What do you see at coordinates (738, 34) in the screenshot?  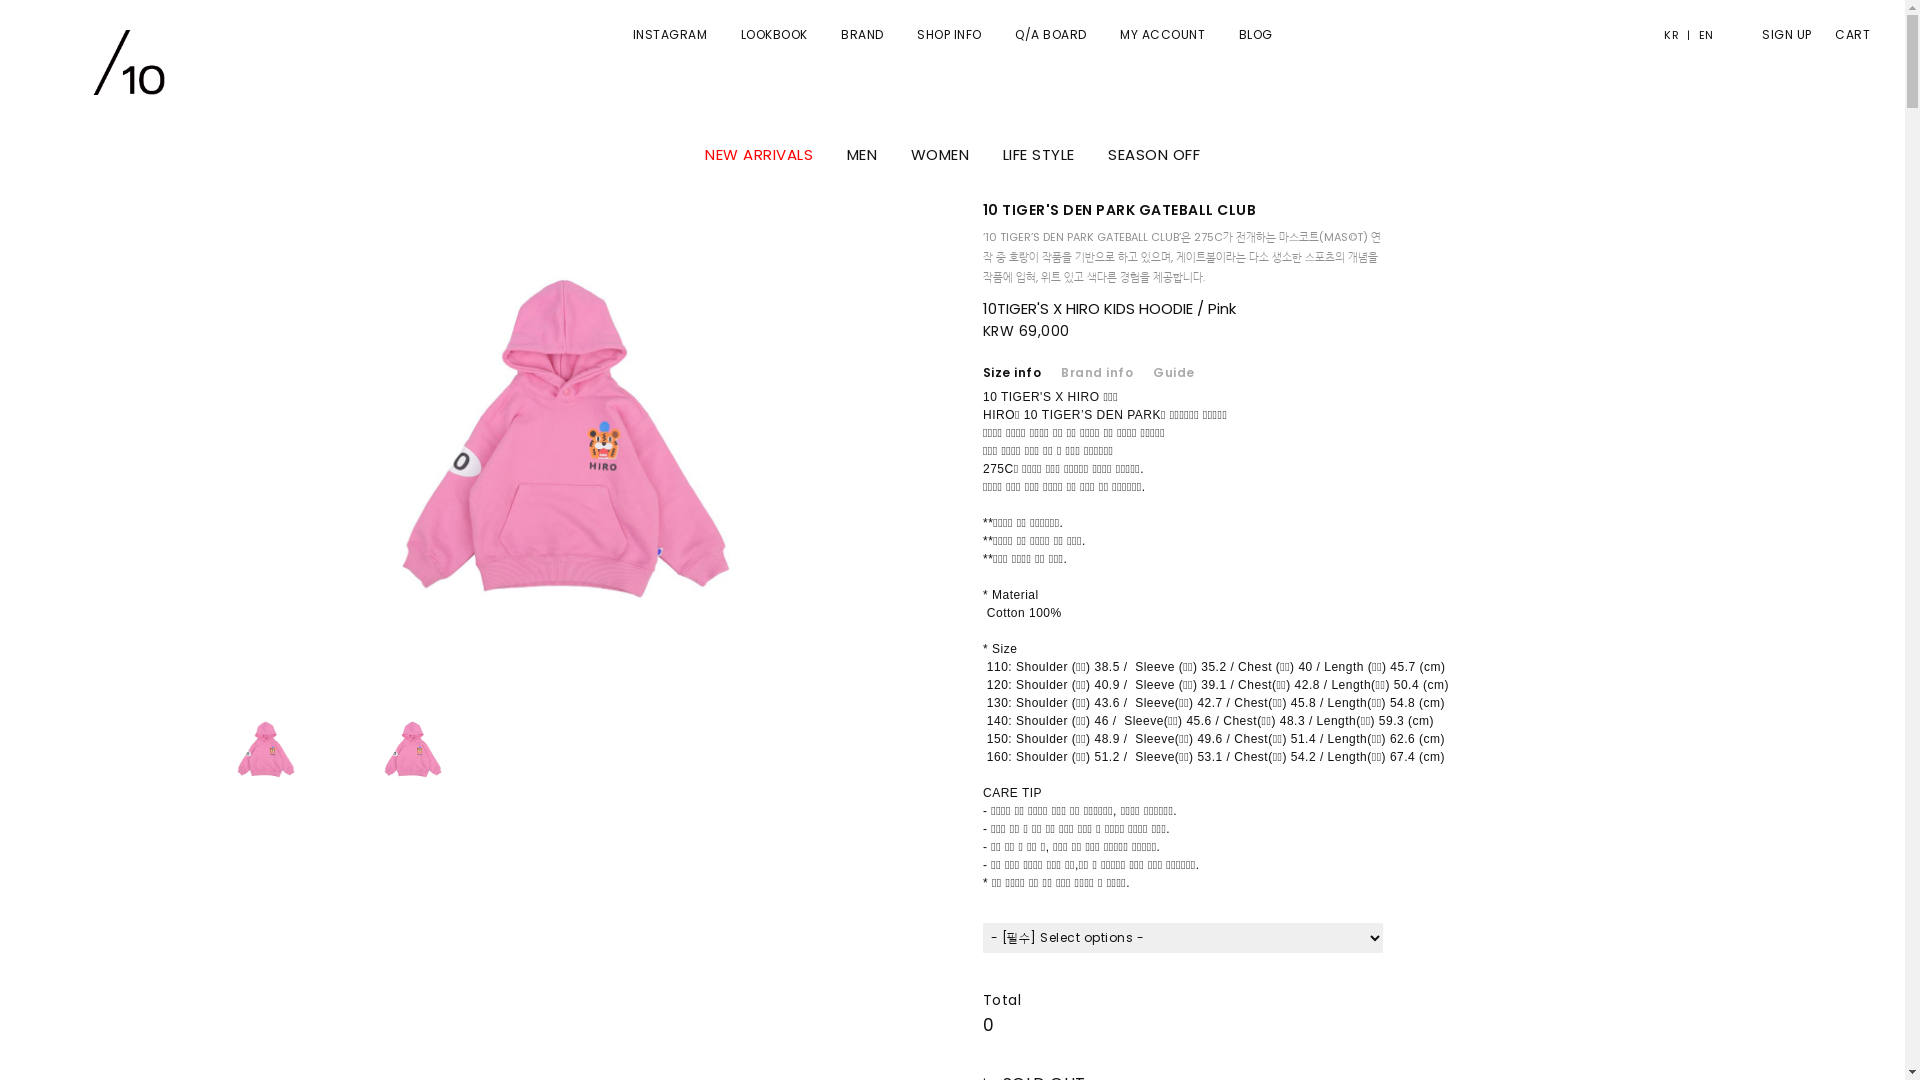 I see `'LOOKBOOK'` at bounding box center [738, 34].